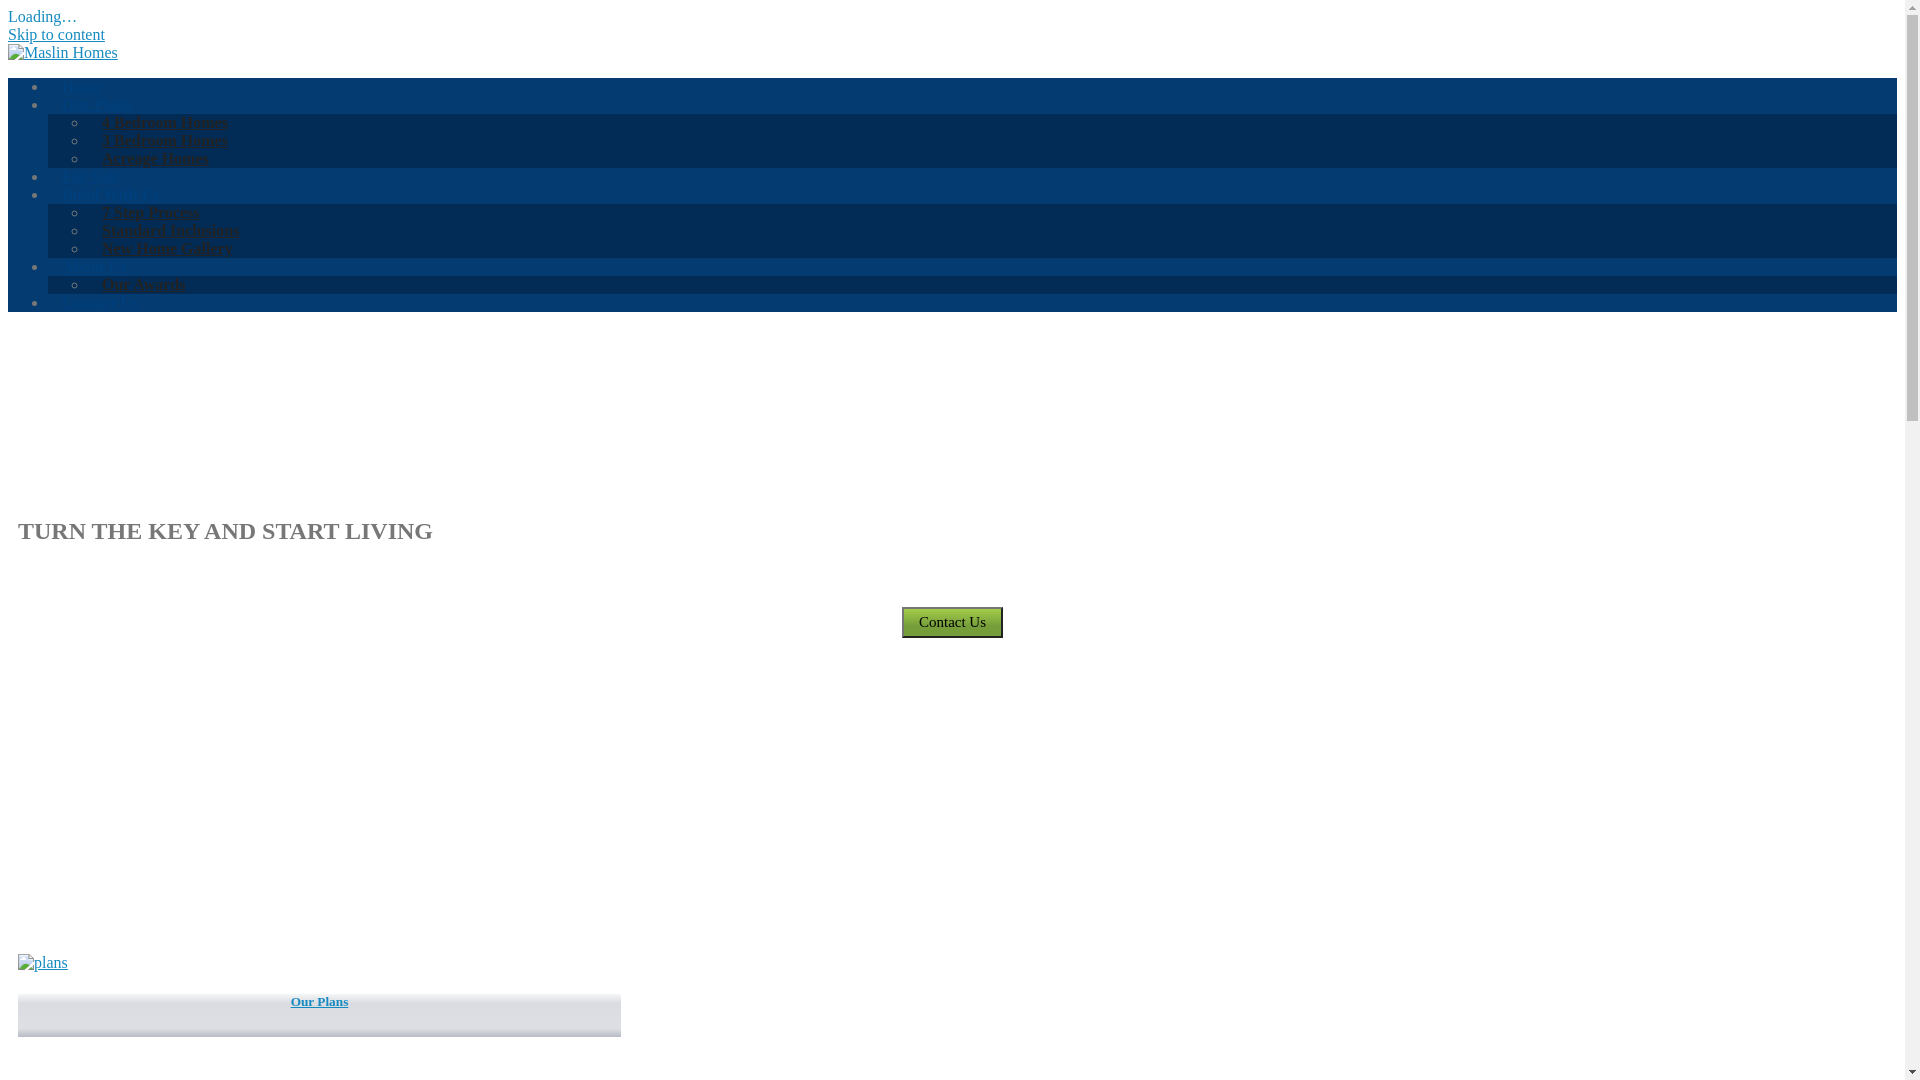 This screenshot has width=1920, height=1080. Describe the element at coordinates (56, 34) in the screenshot. I see `'Skip to content'` at that location.